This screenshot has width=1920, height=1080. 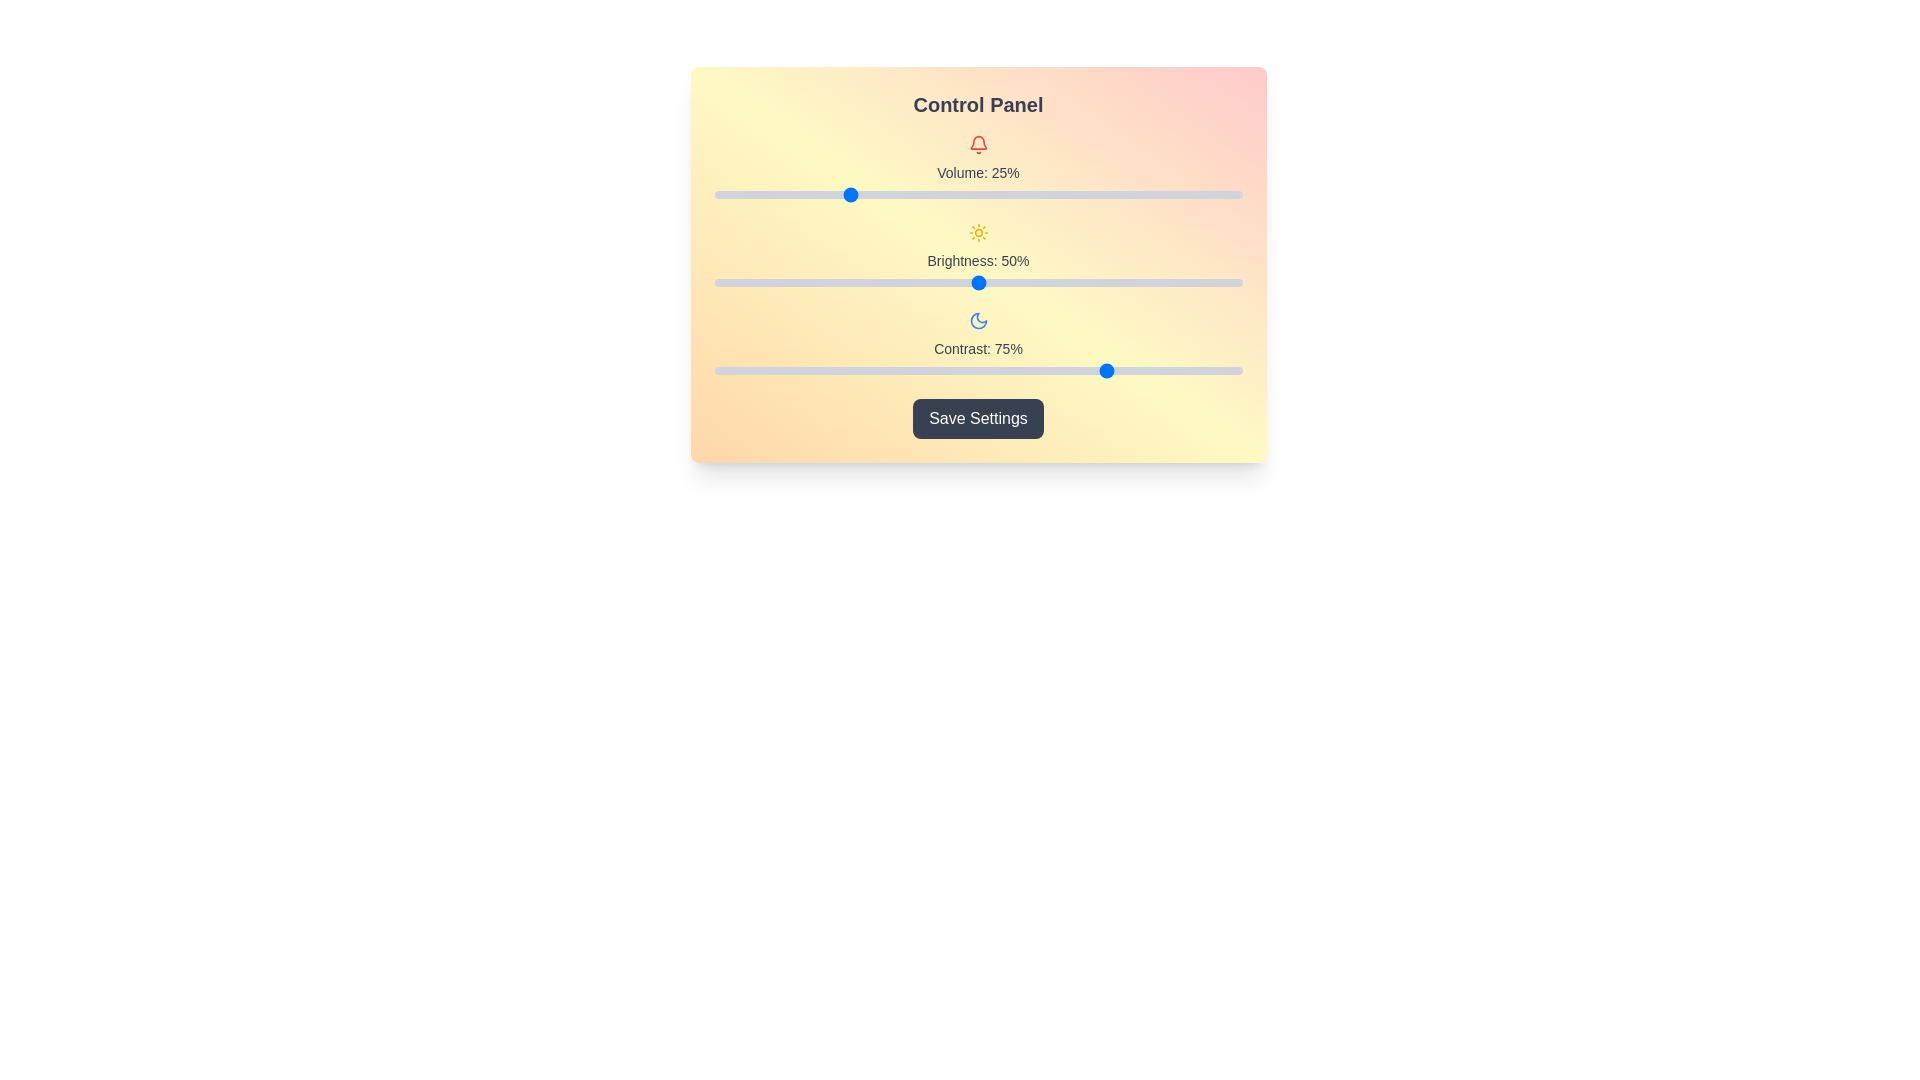 What do you see at coordinates (1157, 282) in the screenshot?
I see `brightness` at bounding box center [1157, 282].